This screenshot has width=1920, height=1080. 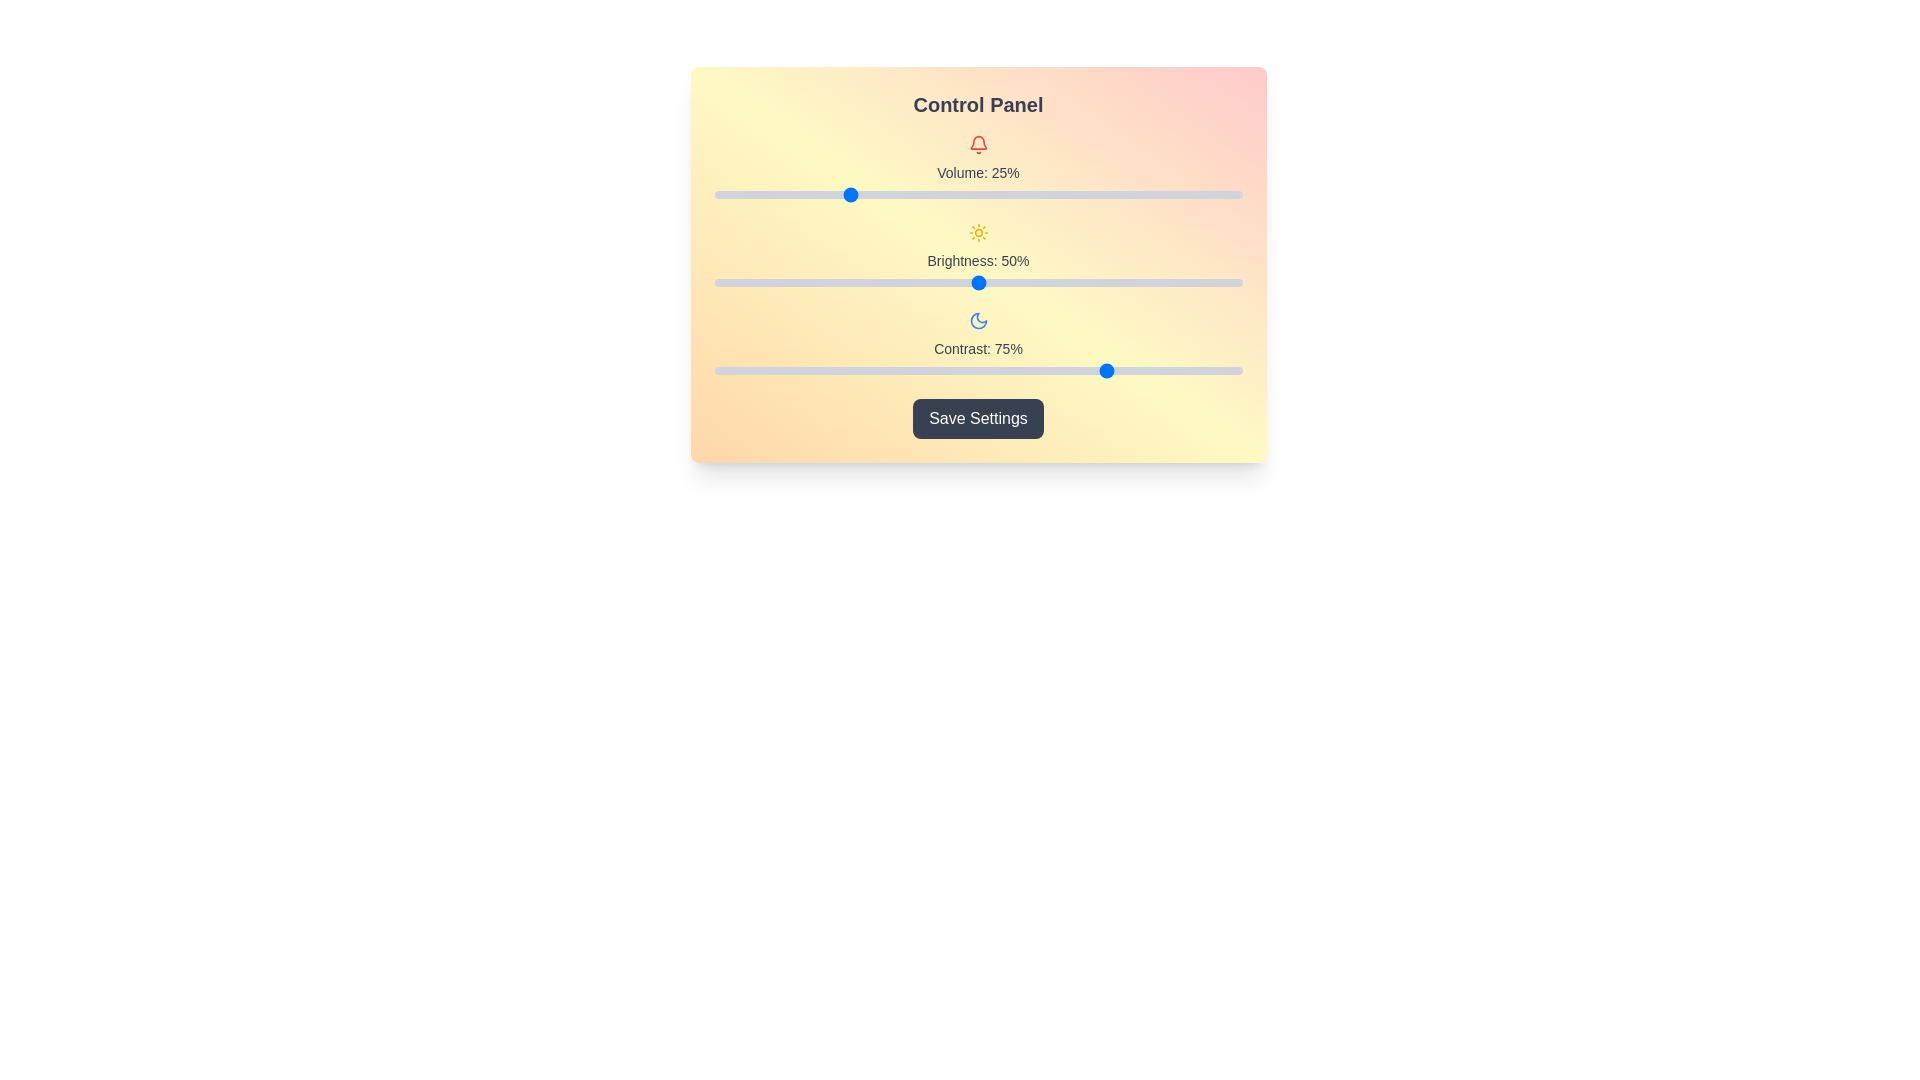 What do you see at coordinates (1157, 282) in the screenshot?
I see `brightness` at bounding box center [1157, 282].